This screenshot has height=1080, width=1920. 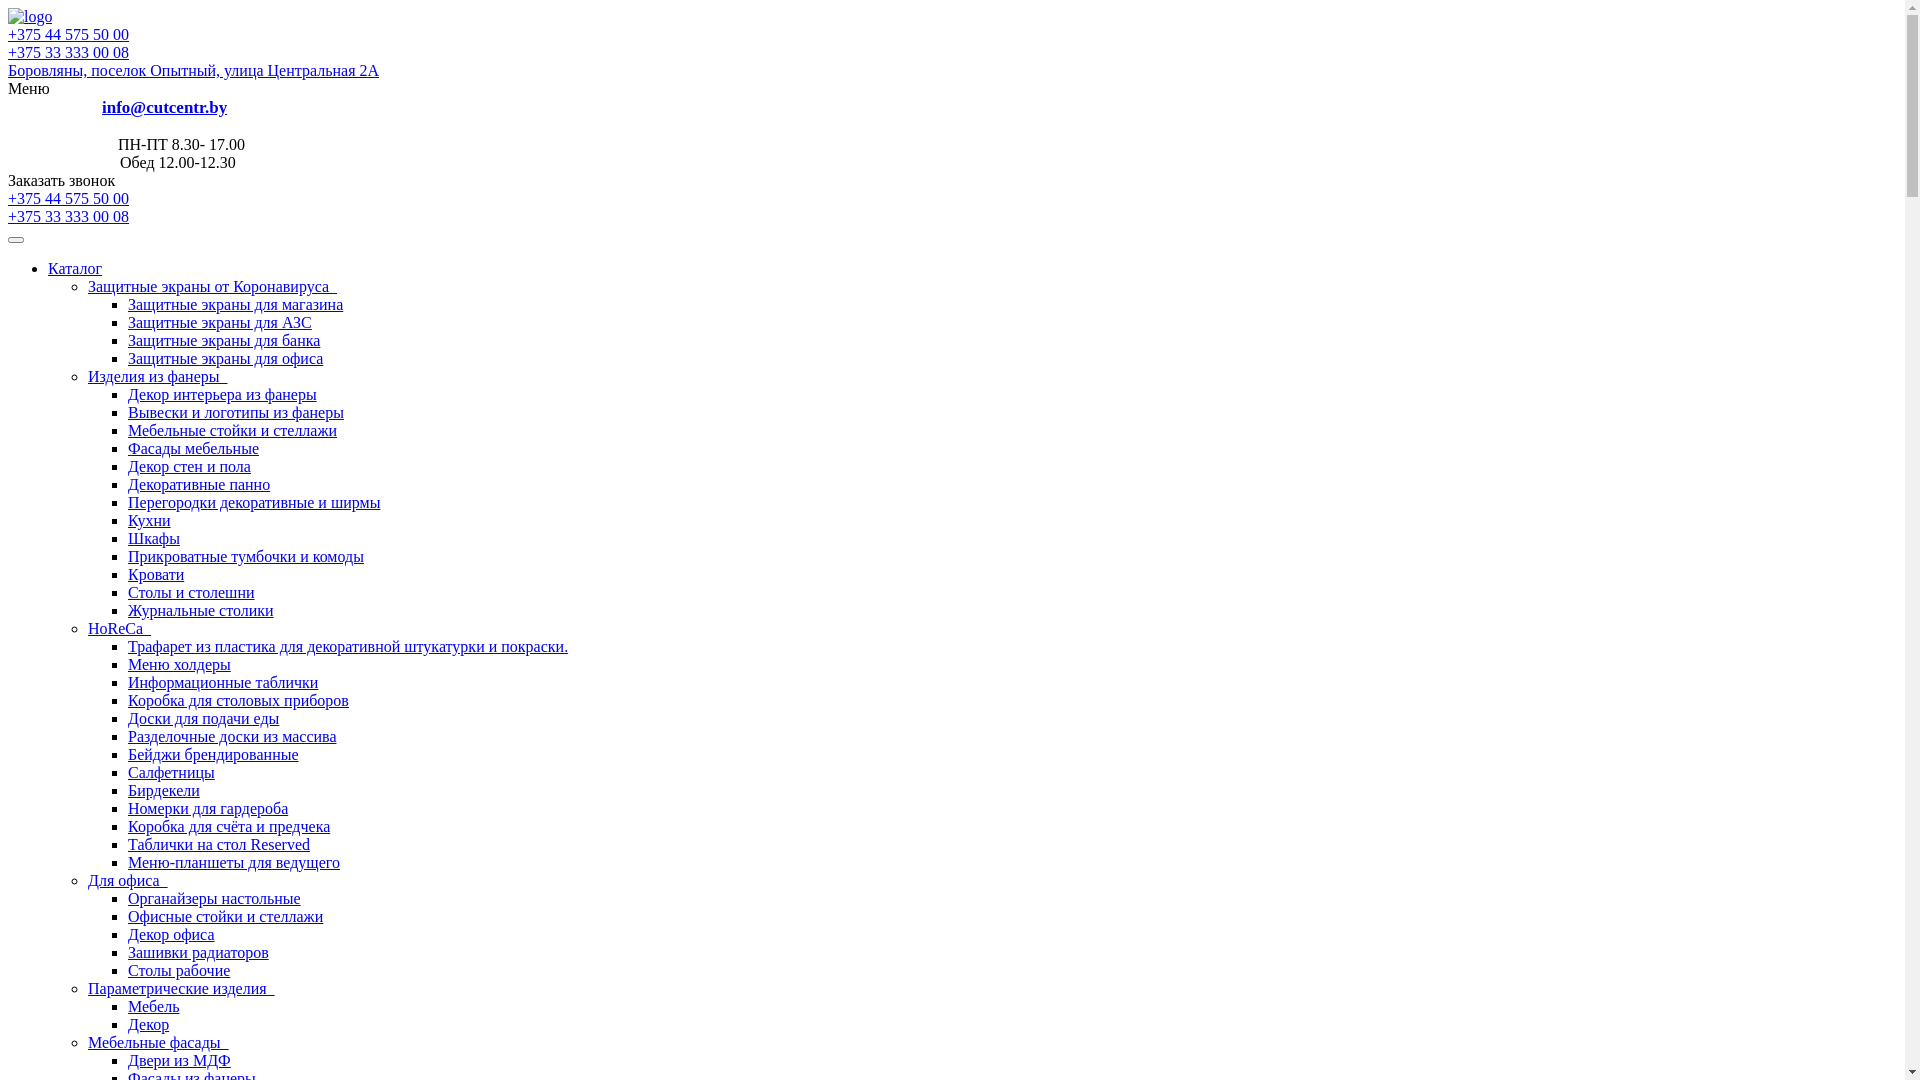 What do you see at coordinates (68, 216) in the screenshot?
I see `'+375 33 333 00 08'` at bounding box center [68, 216].